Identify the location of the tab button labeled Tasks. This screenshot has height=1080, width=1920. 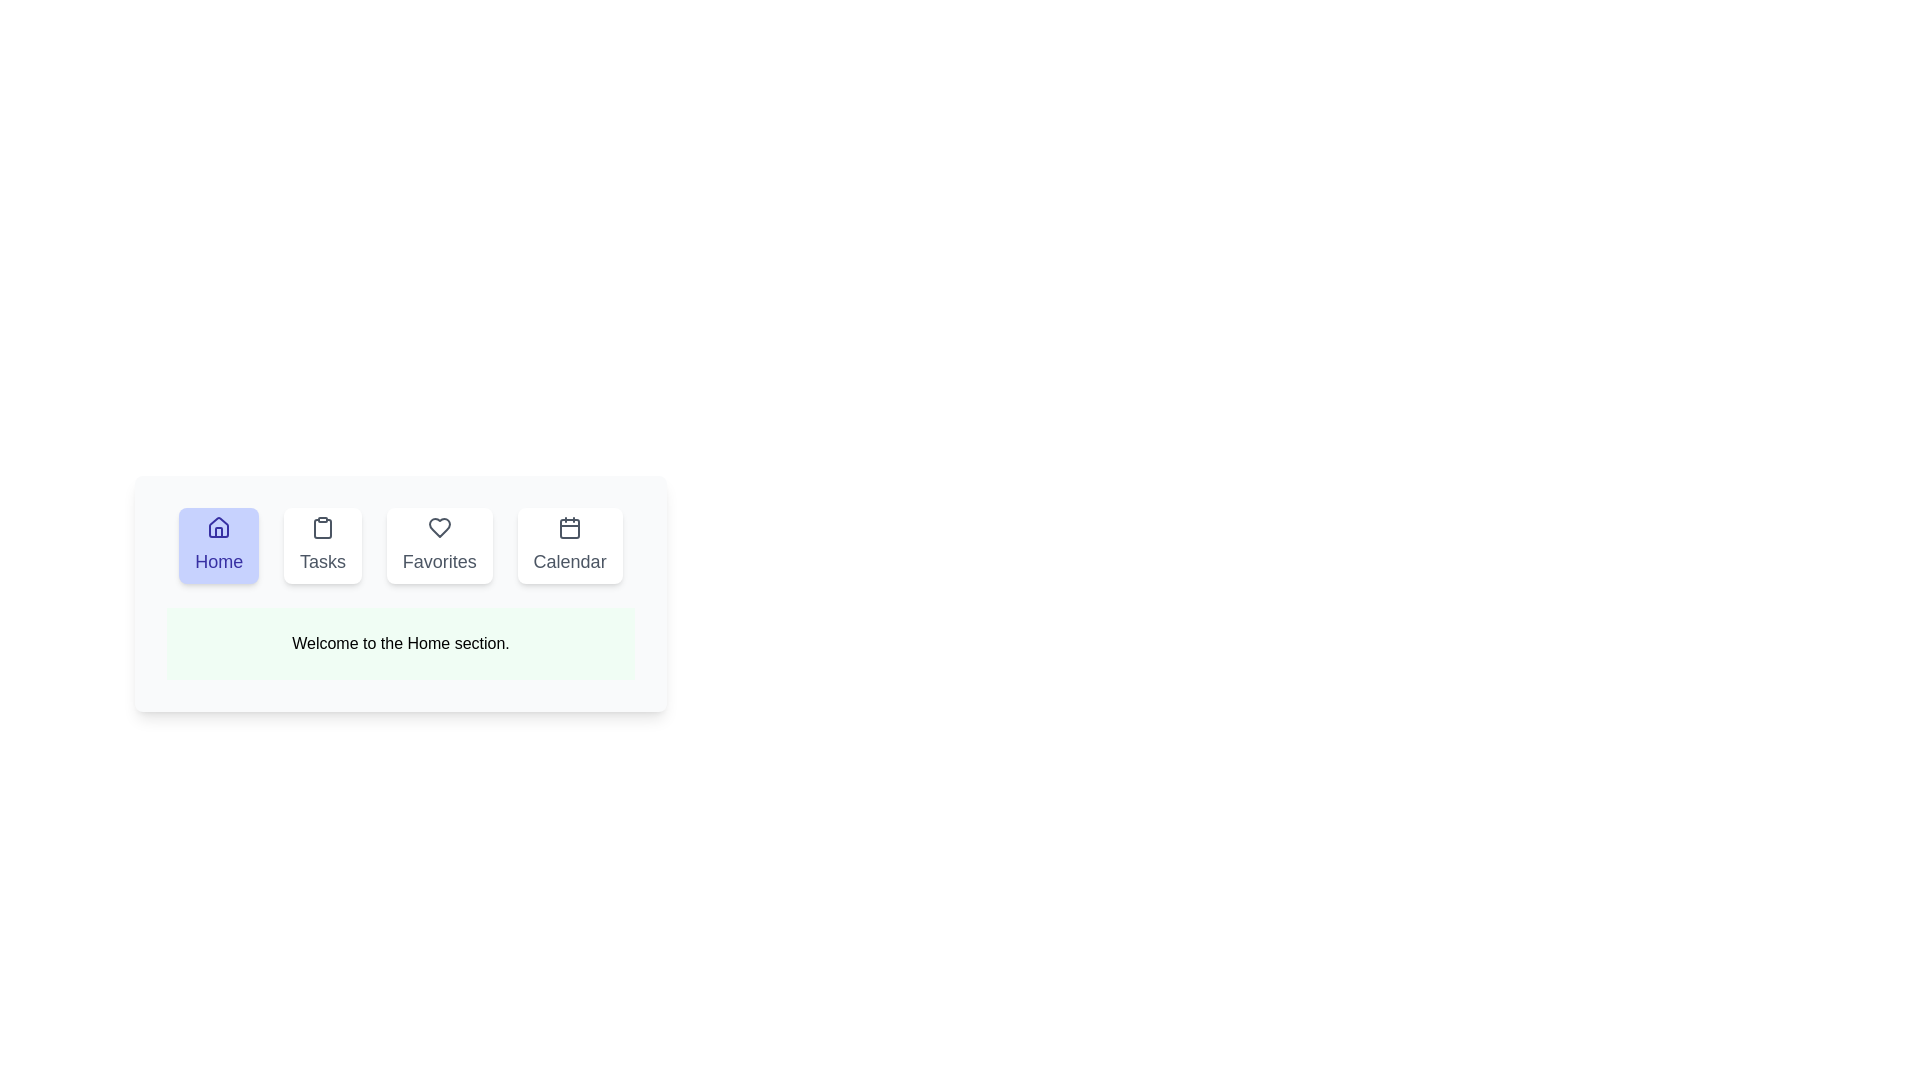
(322, 546).